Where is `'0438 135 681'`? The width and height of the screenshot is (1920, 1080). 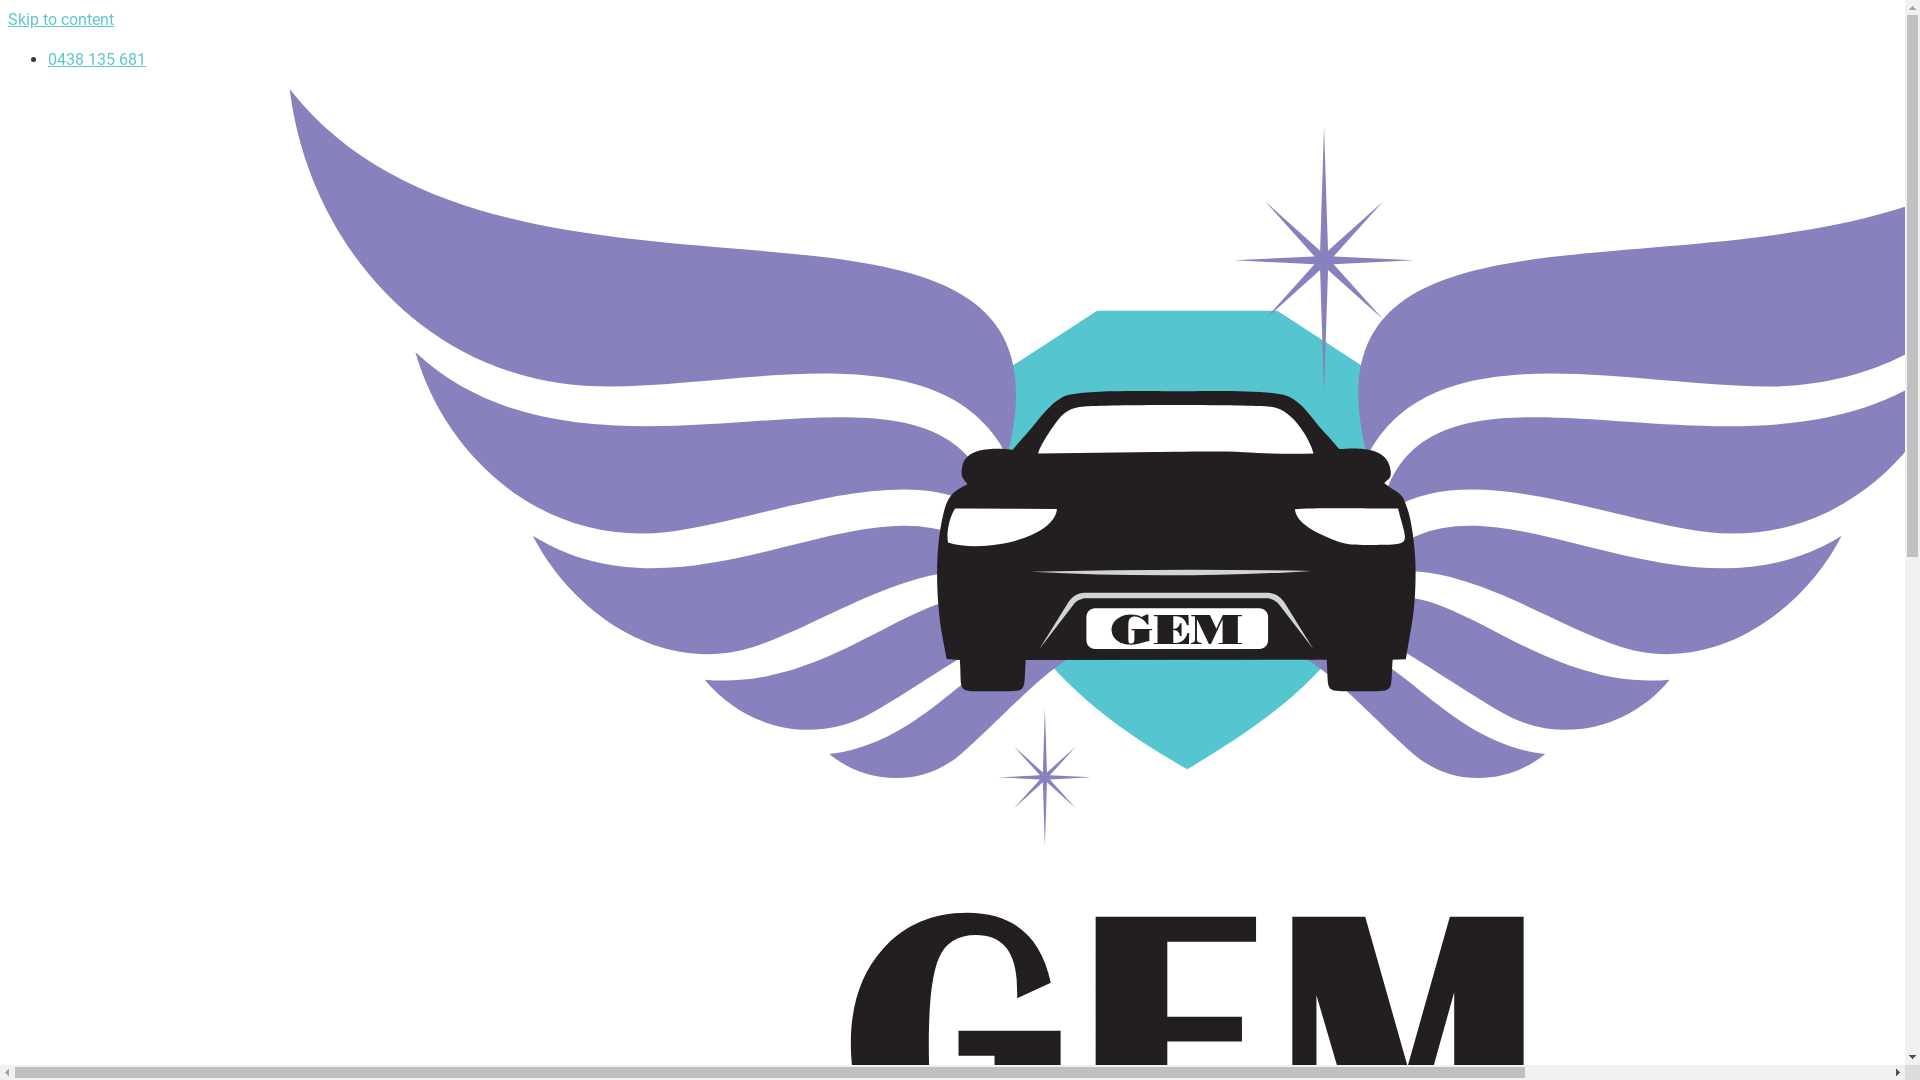 '0438 135 681' is located at coordinates (48, 58).